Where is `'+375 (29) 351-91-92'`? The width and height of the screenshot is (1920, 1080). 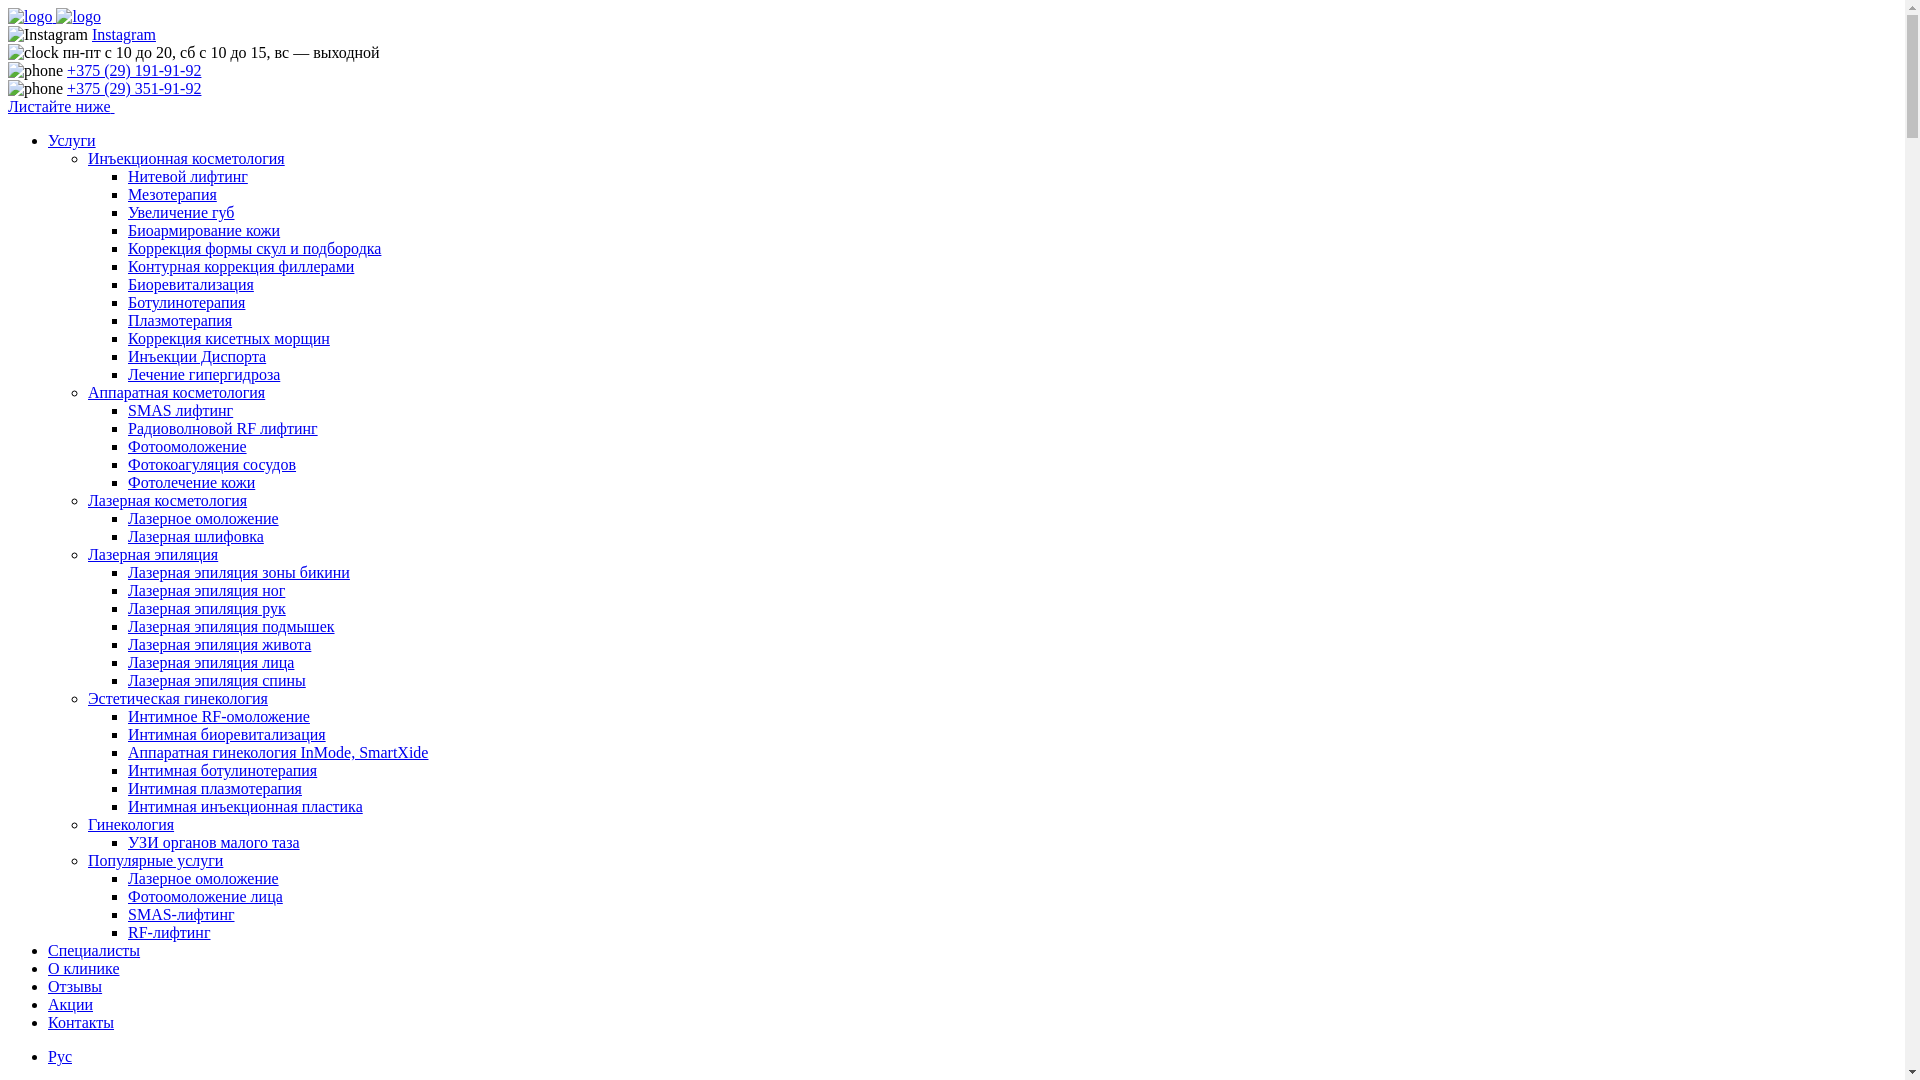
'+375 (29) 351-91-92' is located at coordinates (67, 87).